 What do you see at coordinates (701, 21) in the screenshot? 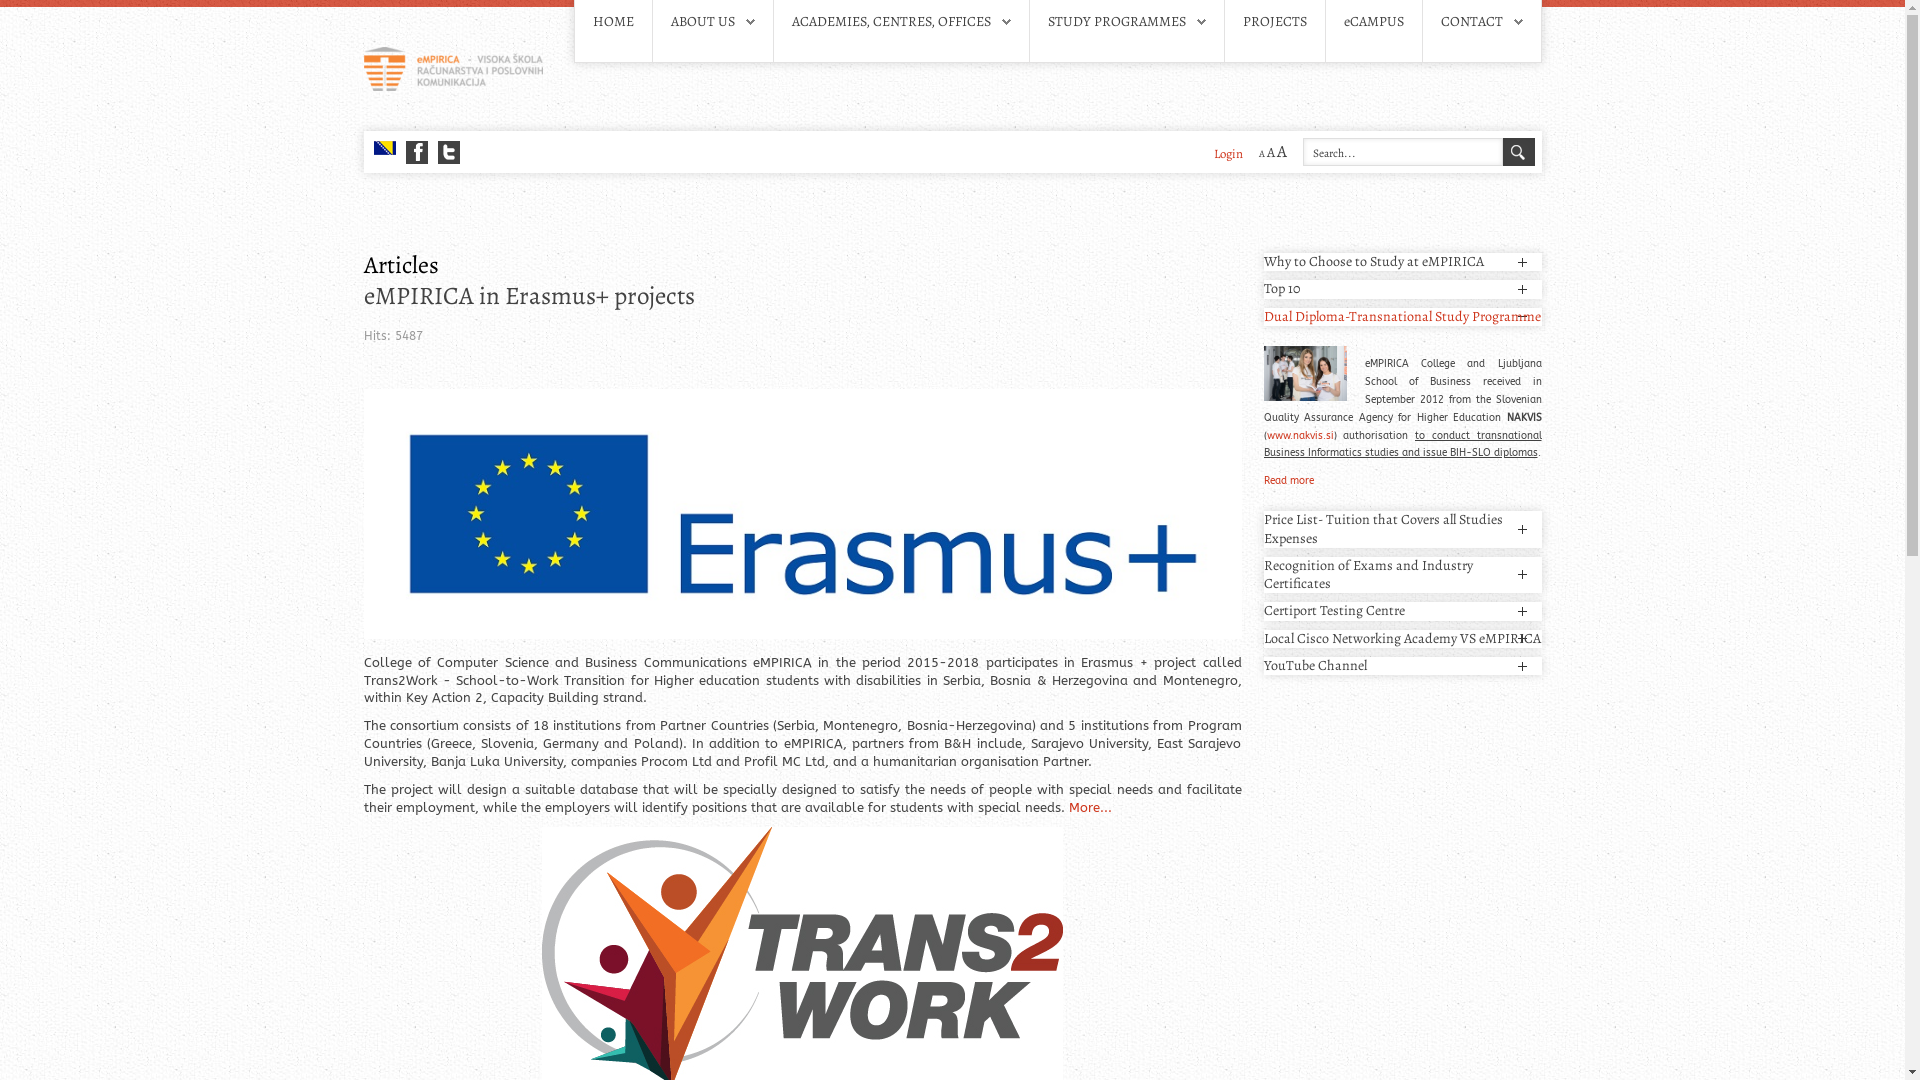
I see `'ABOUT US'` at bounding box center [701, 21].